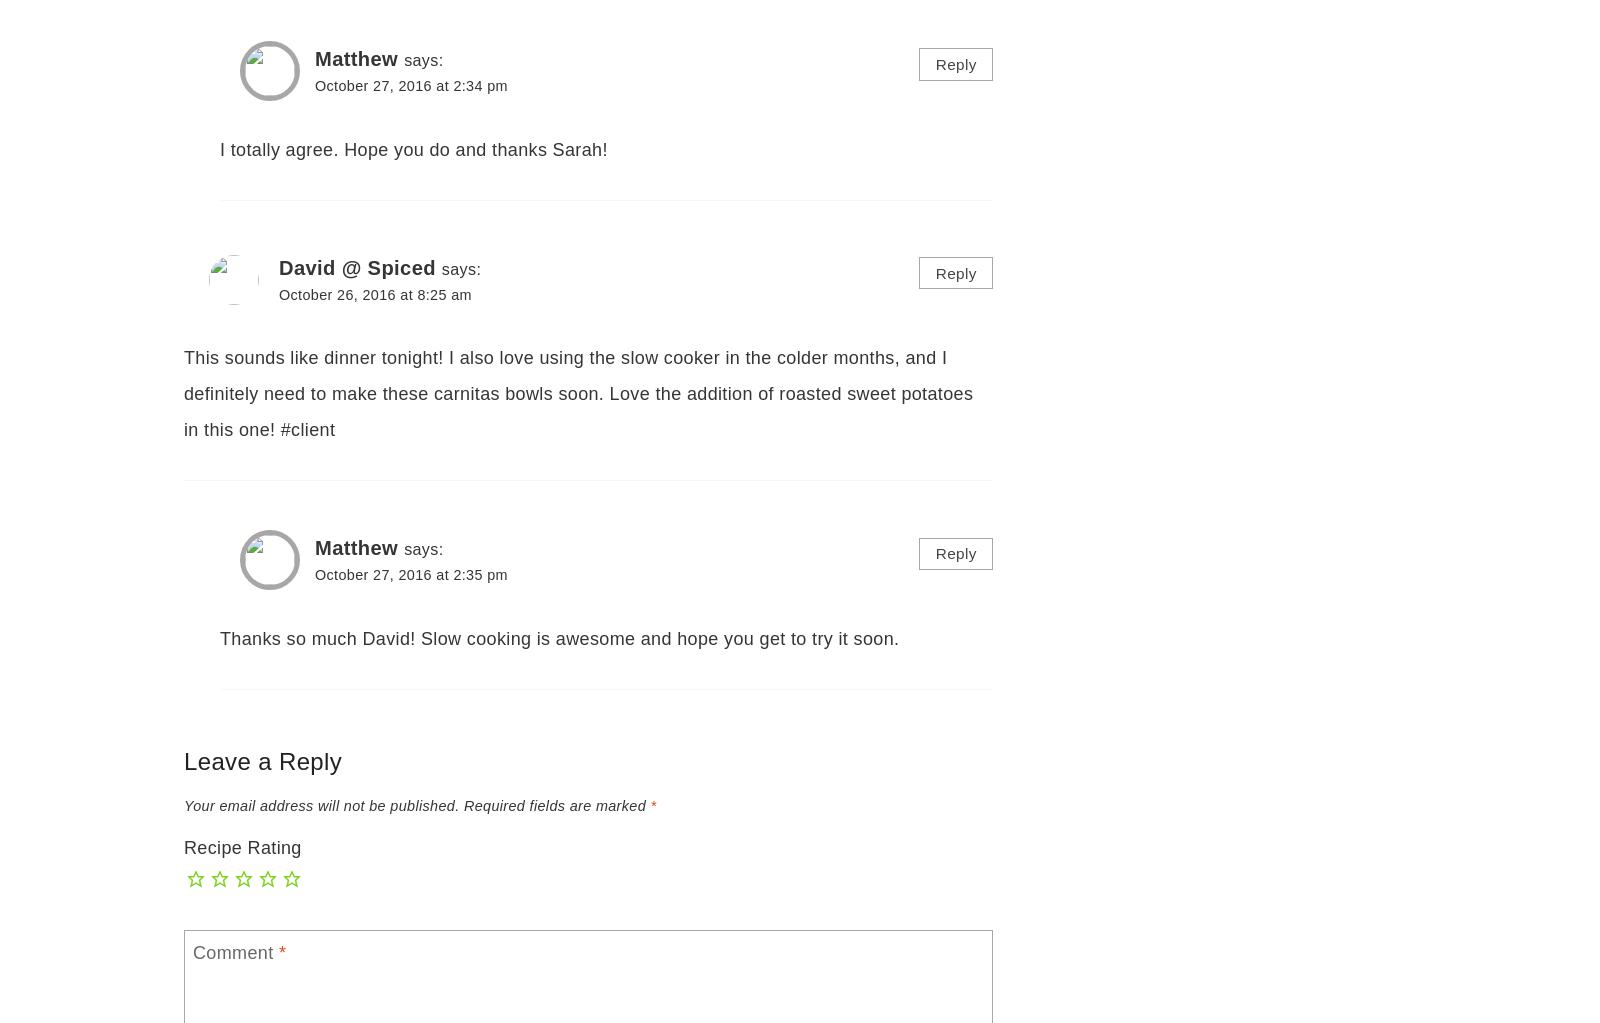 This screenshot has height=1023, width=1600. What do you see at coordinates (577, 392) in the screenshot?
I see `'This sounds like dinner tonight!  I also love using the slow cooker in the colder months, and I definitely need to make these carnitas bowls soon.  Love the addition of roasted sweet potatoes in this one! #client'` at bounding box center [577, 392].